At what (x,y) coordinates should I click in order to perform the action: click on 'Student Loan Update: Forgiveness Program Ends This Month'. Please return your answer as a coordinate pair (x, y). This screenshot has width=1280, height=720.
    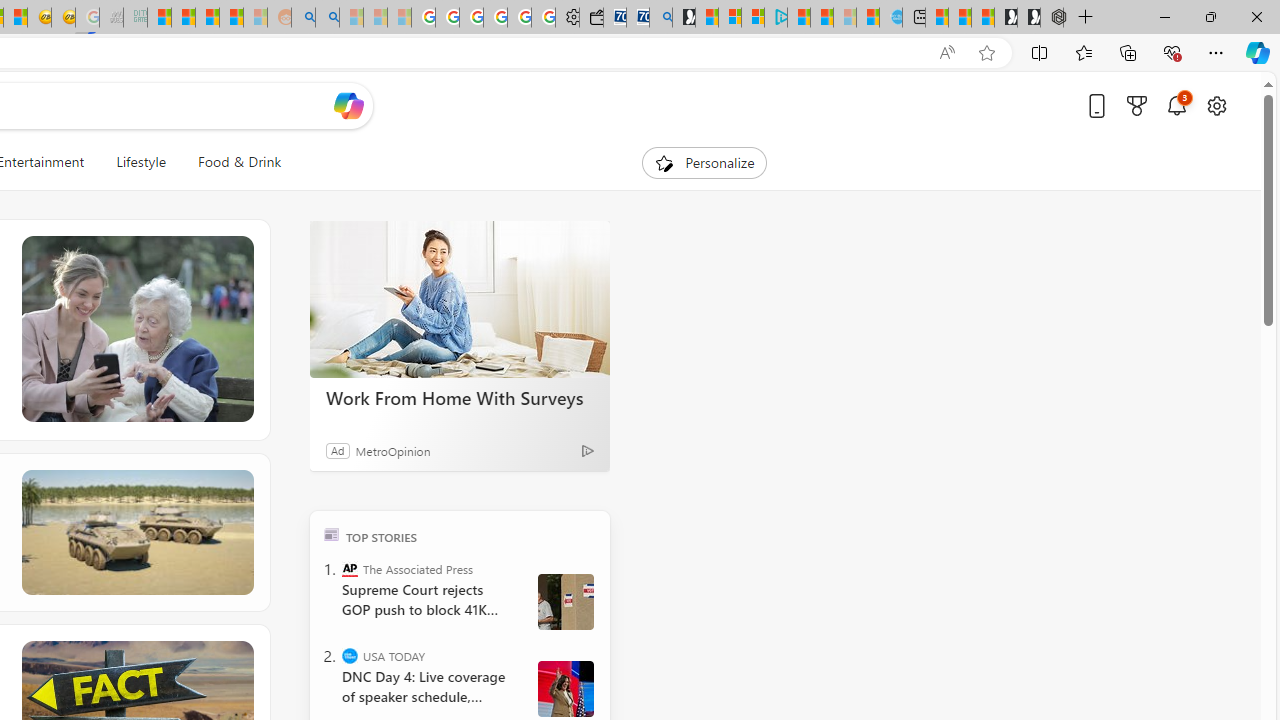
    Looking at the image, I should click on (231, 17).